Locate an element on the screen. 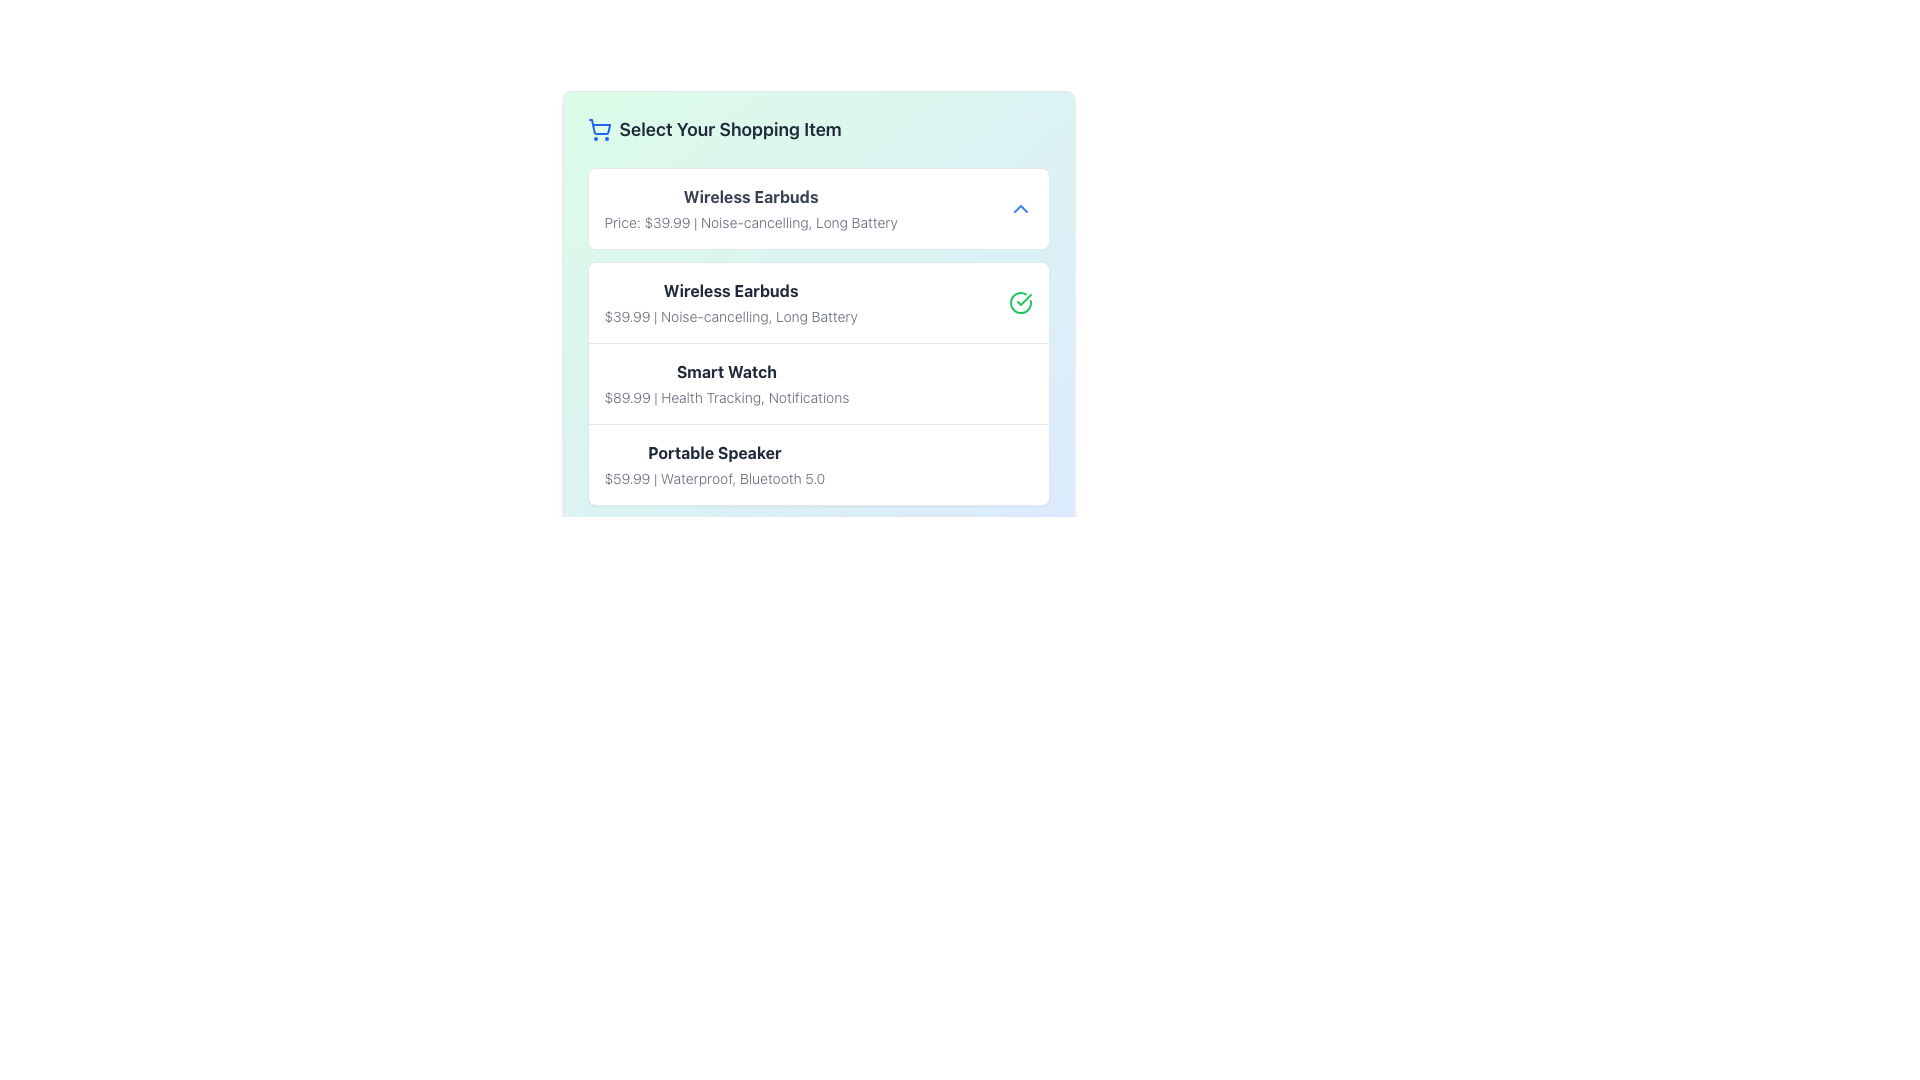 The image size is (1920, 1080). the shopping cart icon which is located to the far left of the title text 'Select Your Shopping Item' is located at coordinates (598, 130).